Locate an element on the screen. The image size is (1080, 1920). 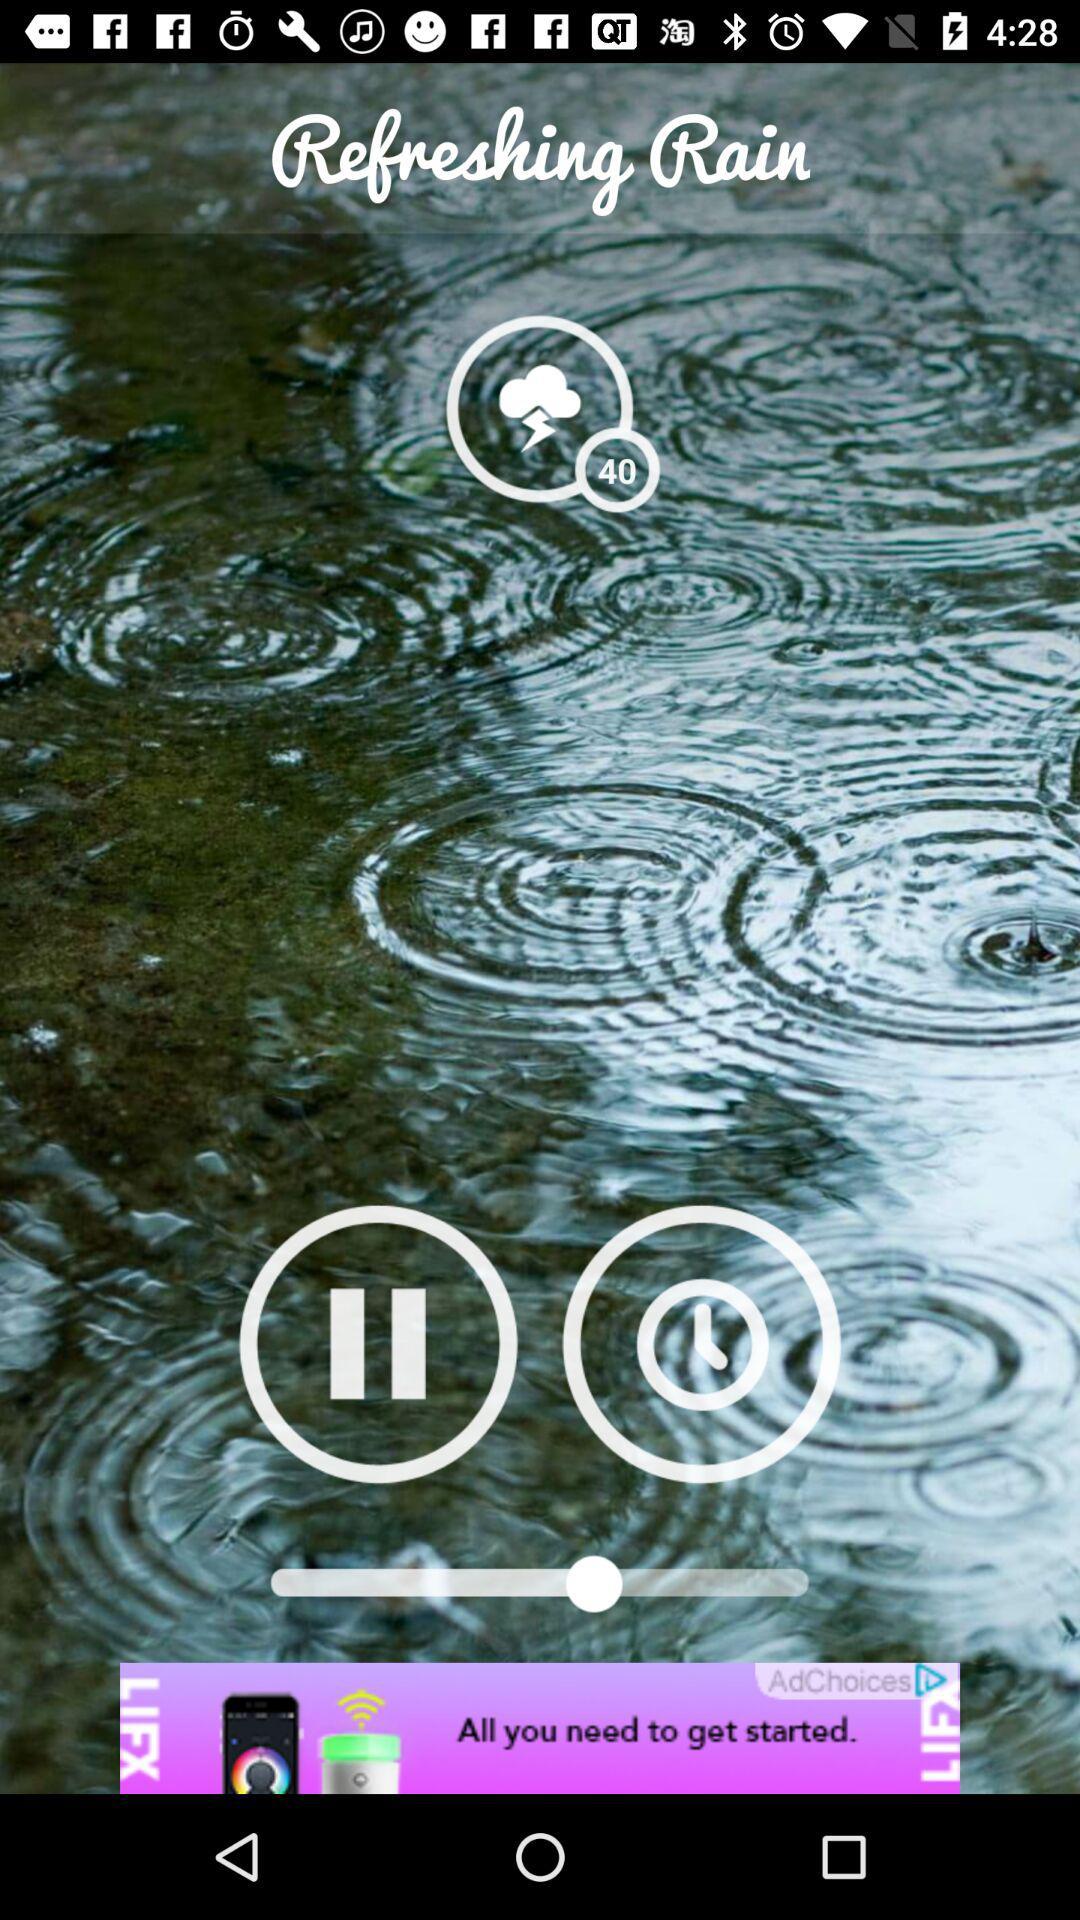
pause is located at coordinates (378, 1343).